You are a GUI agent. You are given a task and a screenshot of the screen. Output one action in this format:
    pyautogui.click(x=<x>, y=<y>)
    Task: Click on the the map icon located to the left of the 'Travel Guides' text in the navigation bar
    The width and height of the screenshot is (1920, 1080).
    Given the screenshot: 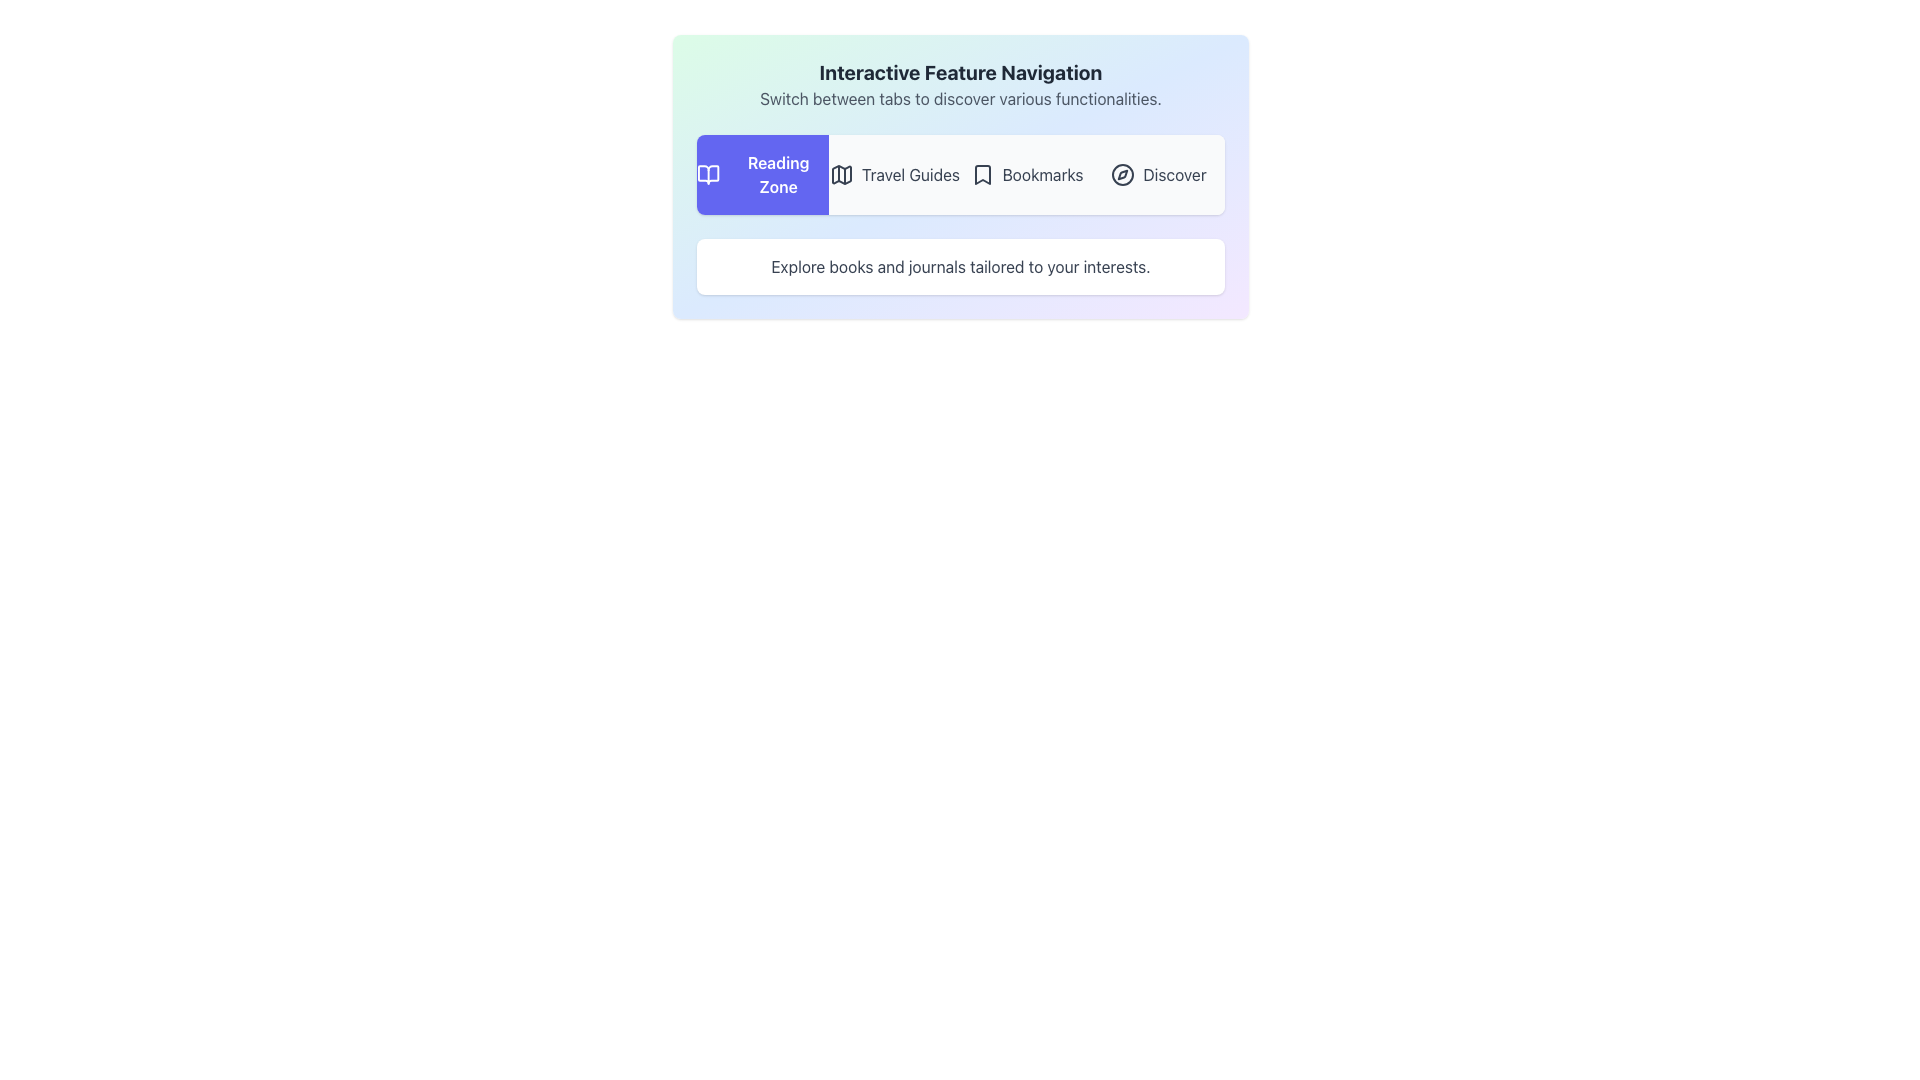 What is the action you would take?
    pyautogui.click(x=841, y=173)
    